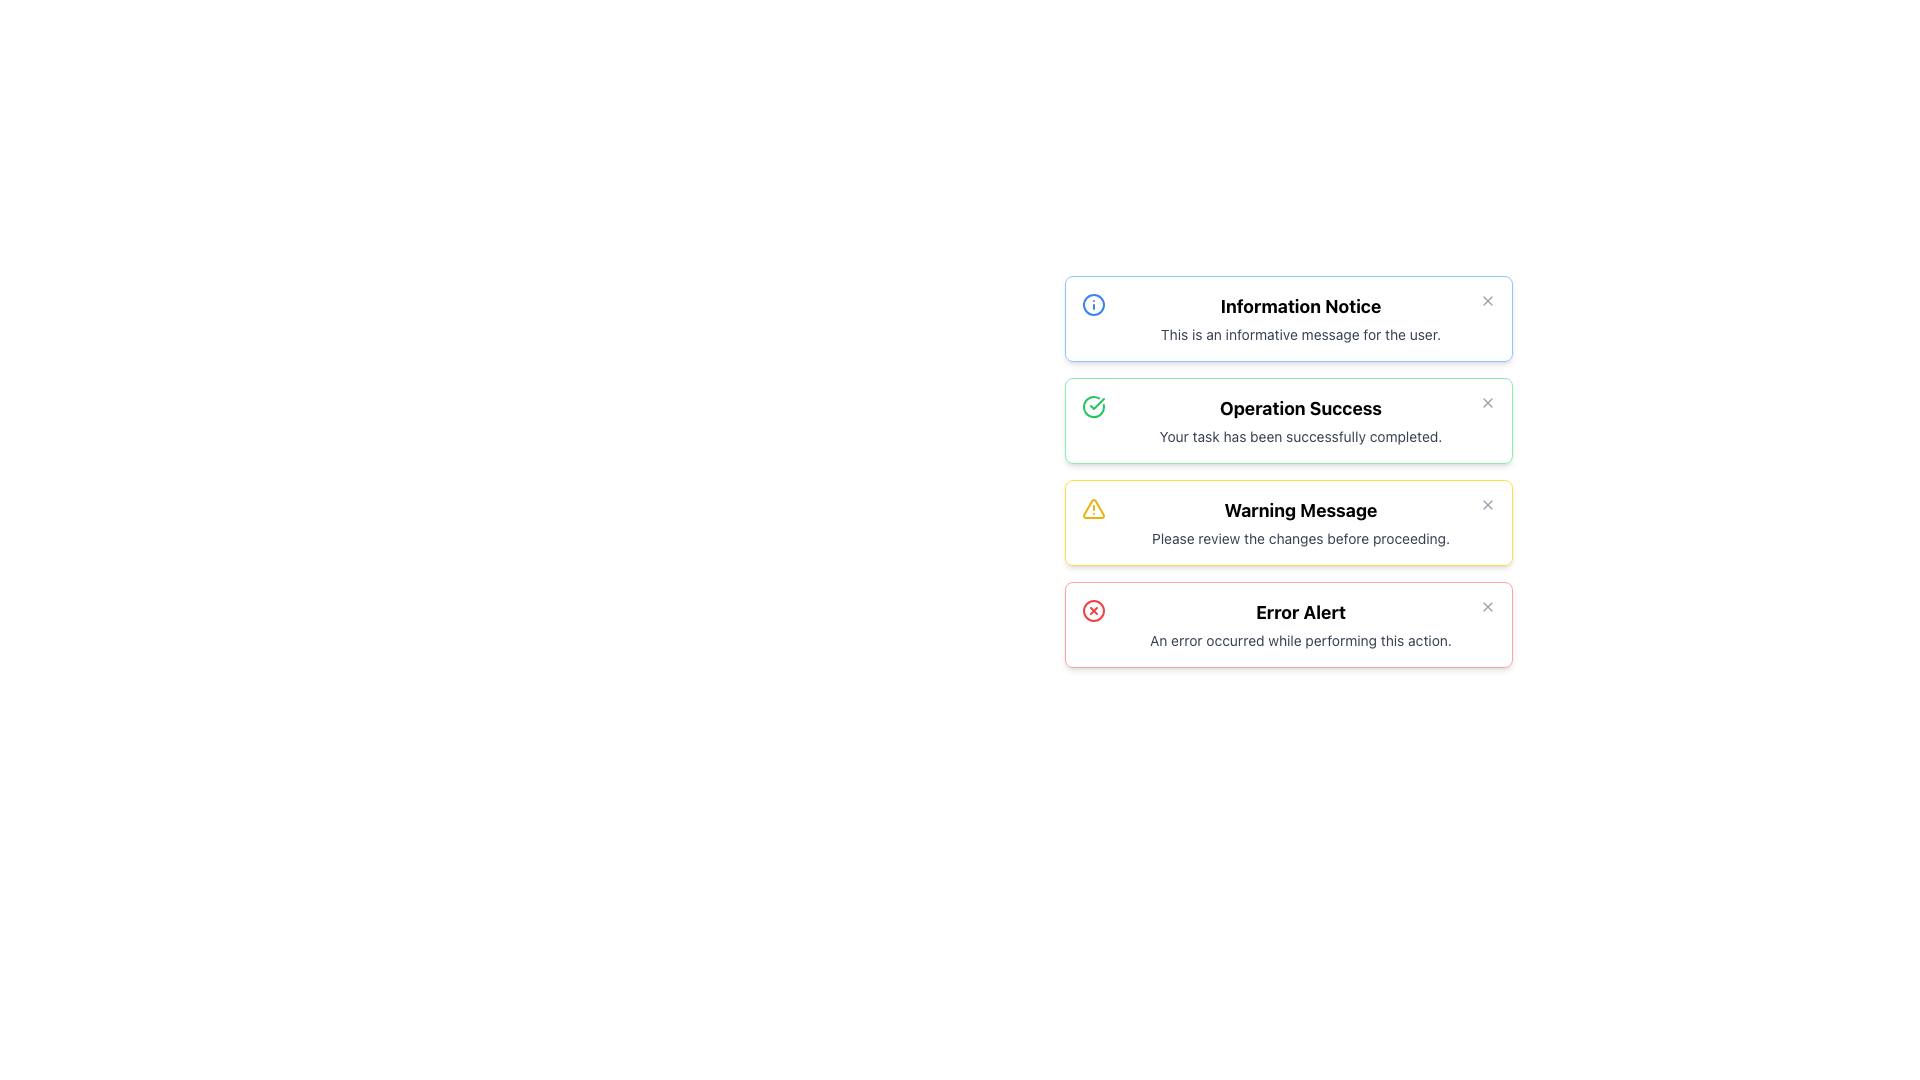  Describe the element at coordinates (1300, 419) in the screenshot. I see `the confirmation message text block located in the second notification panel, positioned below the 'Information Notice' and above the 'Warning Message'` at that location.